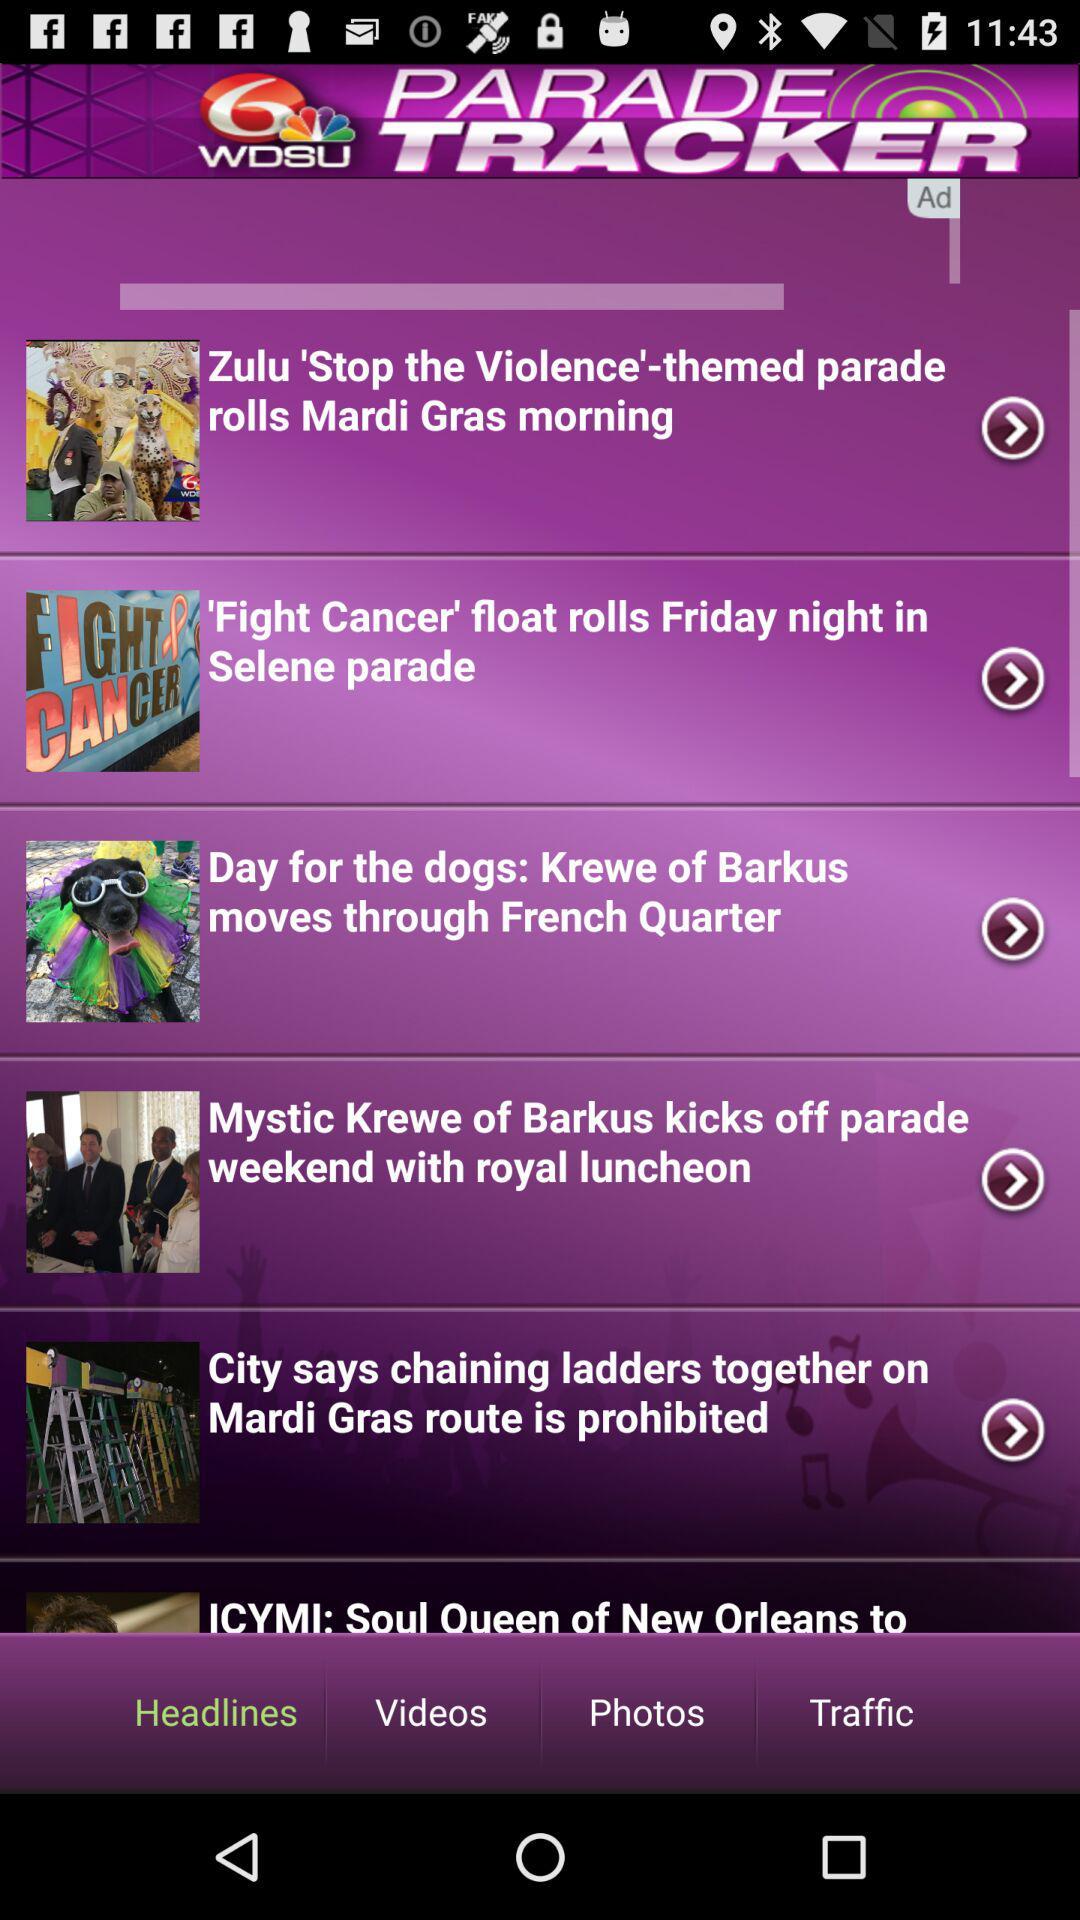 The height and width of the screenshot is (1920, 1080). Describe the element at coordinates (112, 930) in the screenshot. I see `the third image` at that location.